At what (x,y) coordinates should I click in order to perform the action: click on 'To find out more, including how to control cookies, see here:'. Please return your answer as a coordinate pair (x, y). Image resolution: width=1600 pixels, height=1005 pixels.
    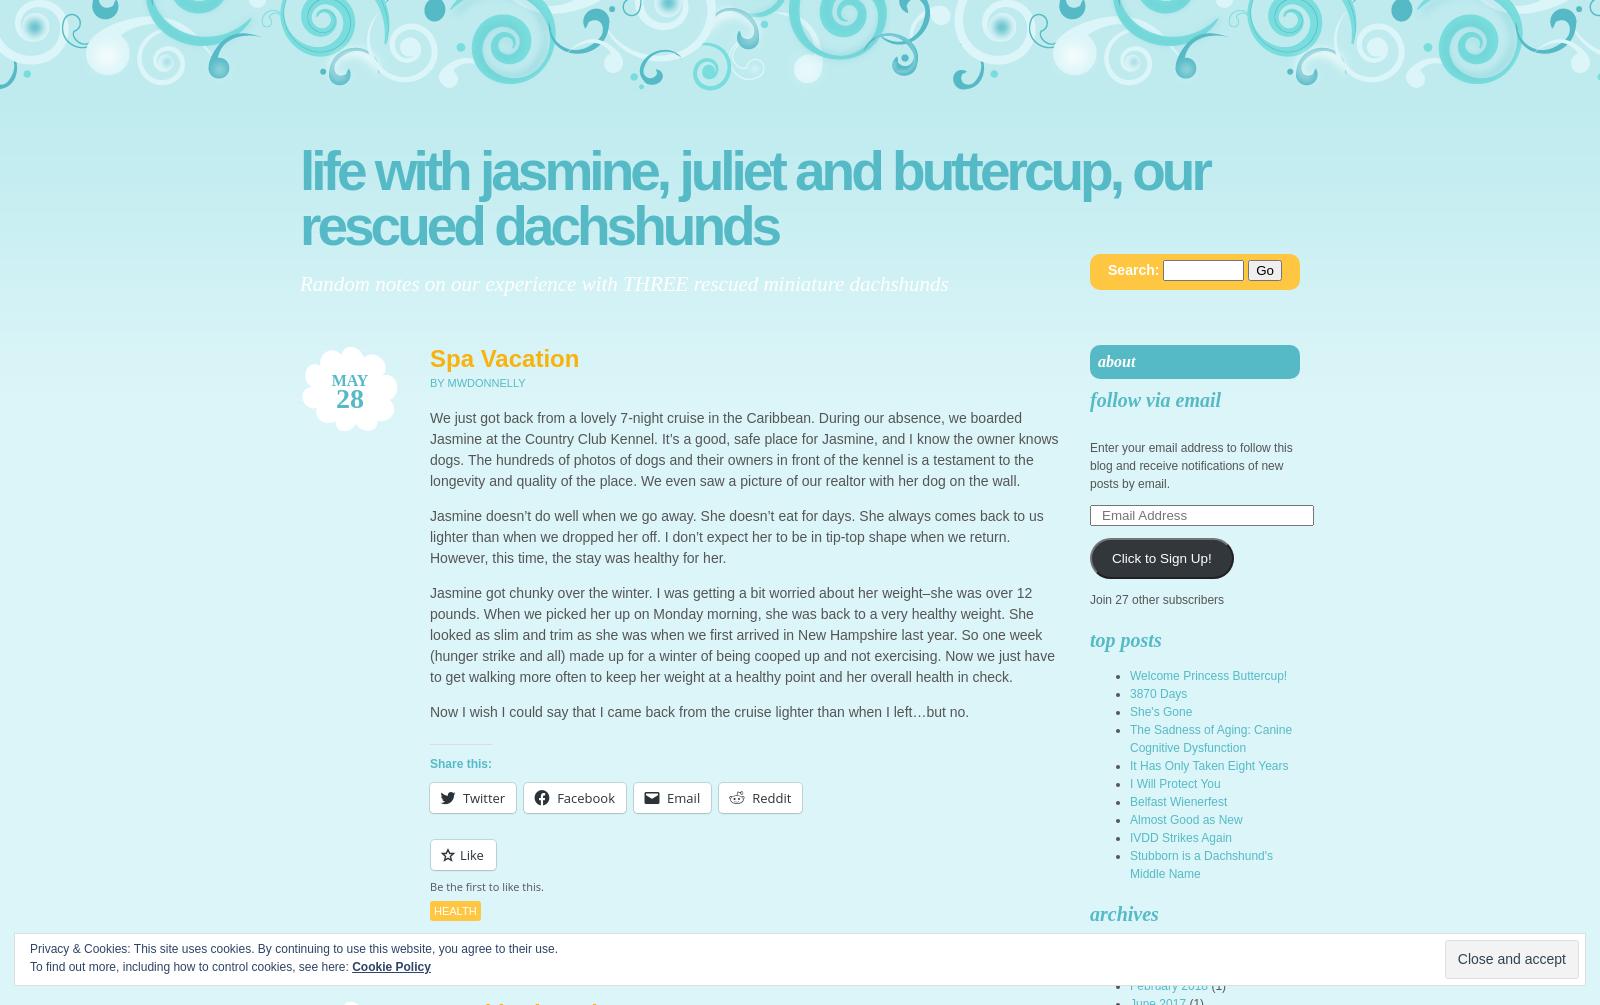
    Looking at the image, I should click on (190, 966).